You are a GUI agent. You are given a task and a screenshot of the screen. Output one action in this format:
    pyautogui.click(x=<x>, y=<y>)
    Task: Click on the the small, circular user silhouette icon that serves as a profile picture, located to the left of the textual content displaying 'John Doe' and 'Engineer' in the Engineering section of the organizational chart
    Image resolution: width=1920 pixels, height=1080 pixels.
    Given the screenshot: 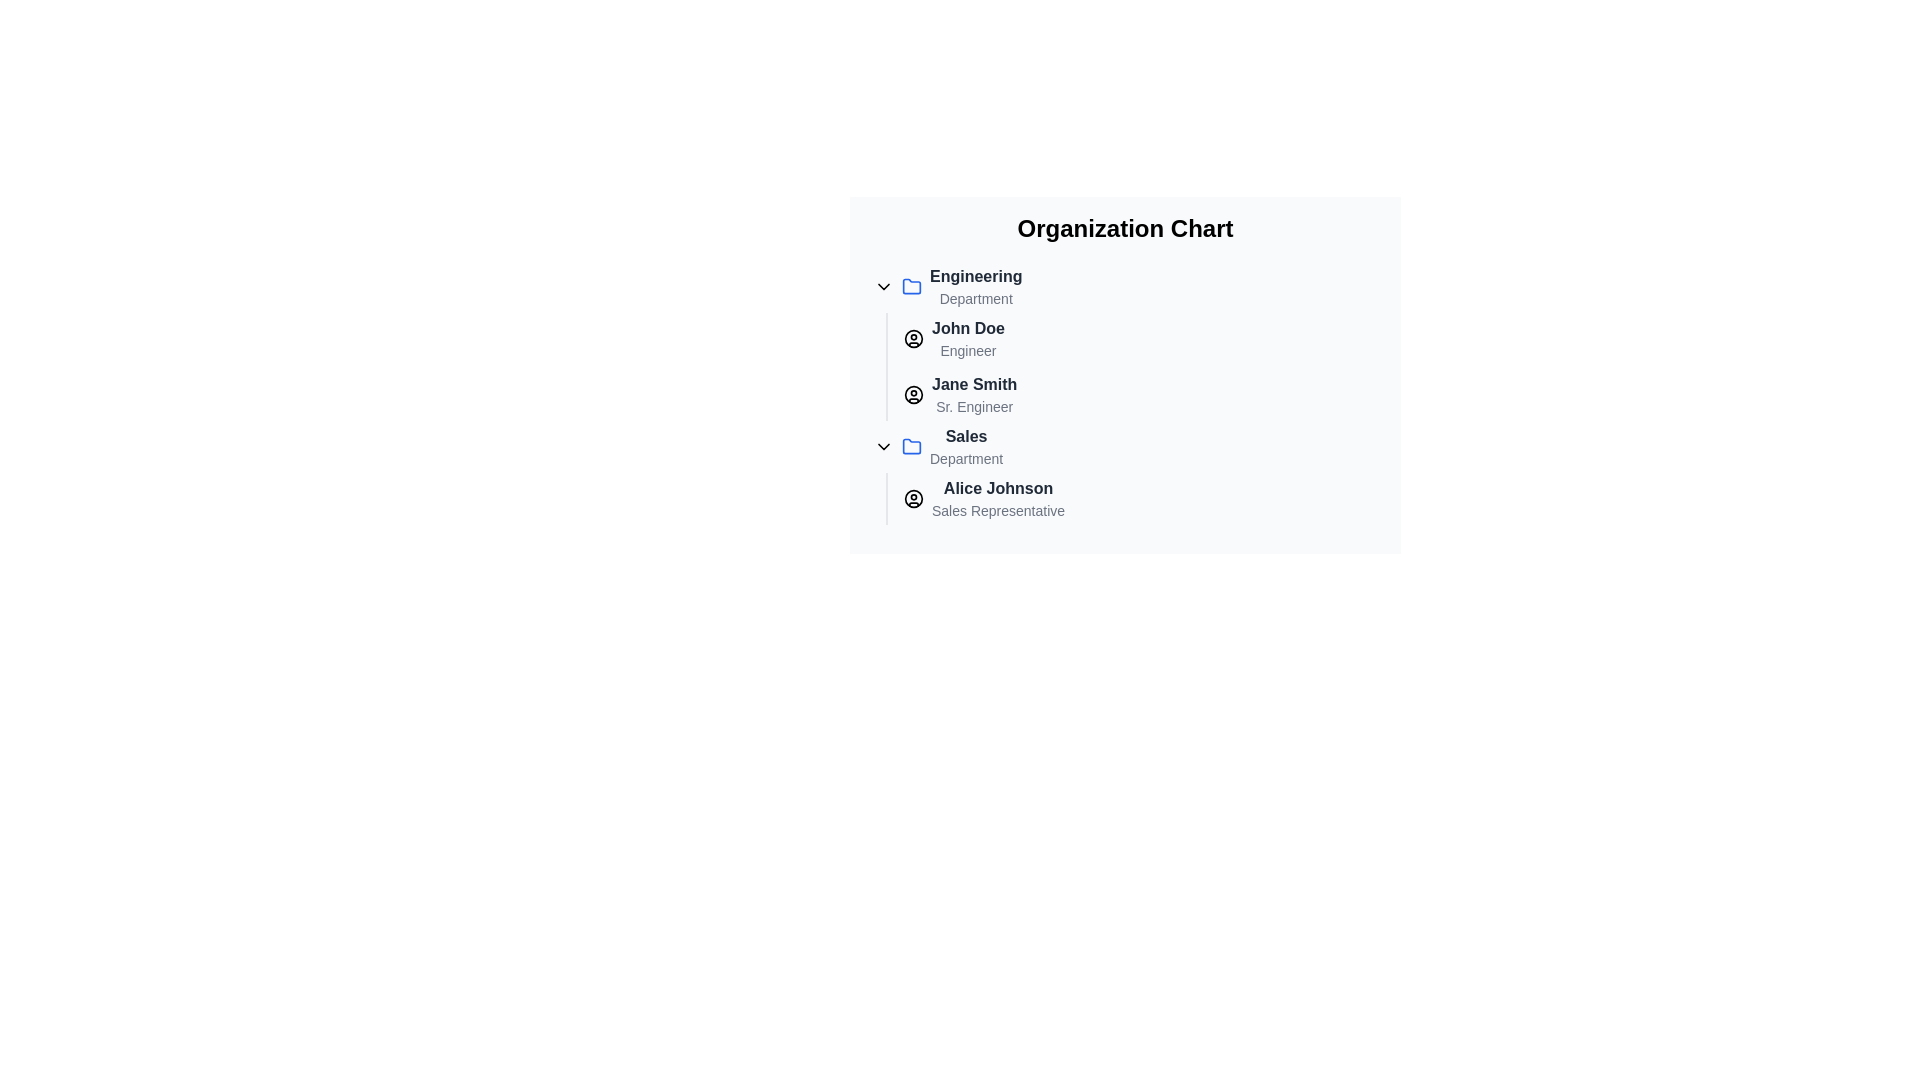 What is the action you would take?
    pyautogui.click(x=912, y=338)
    